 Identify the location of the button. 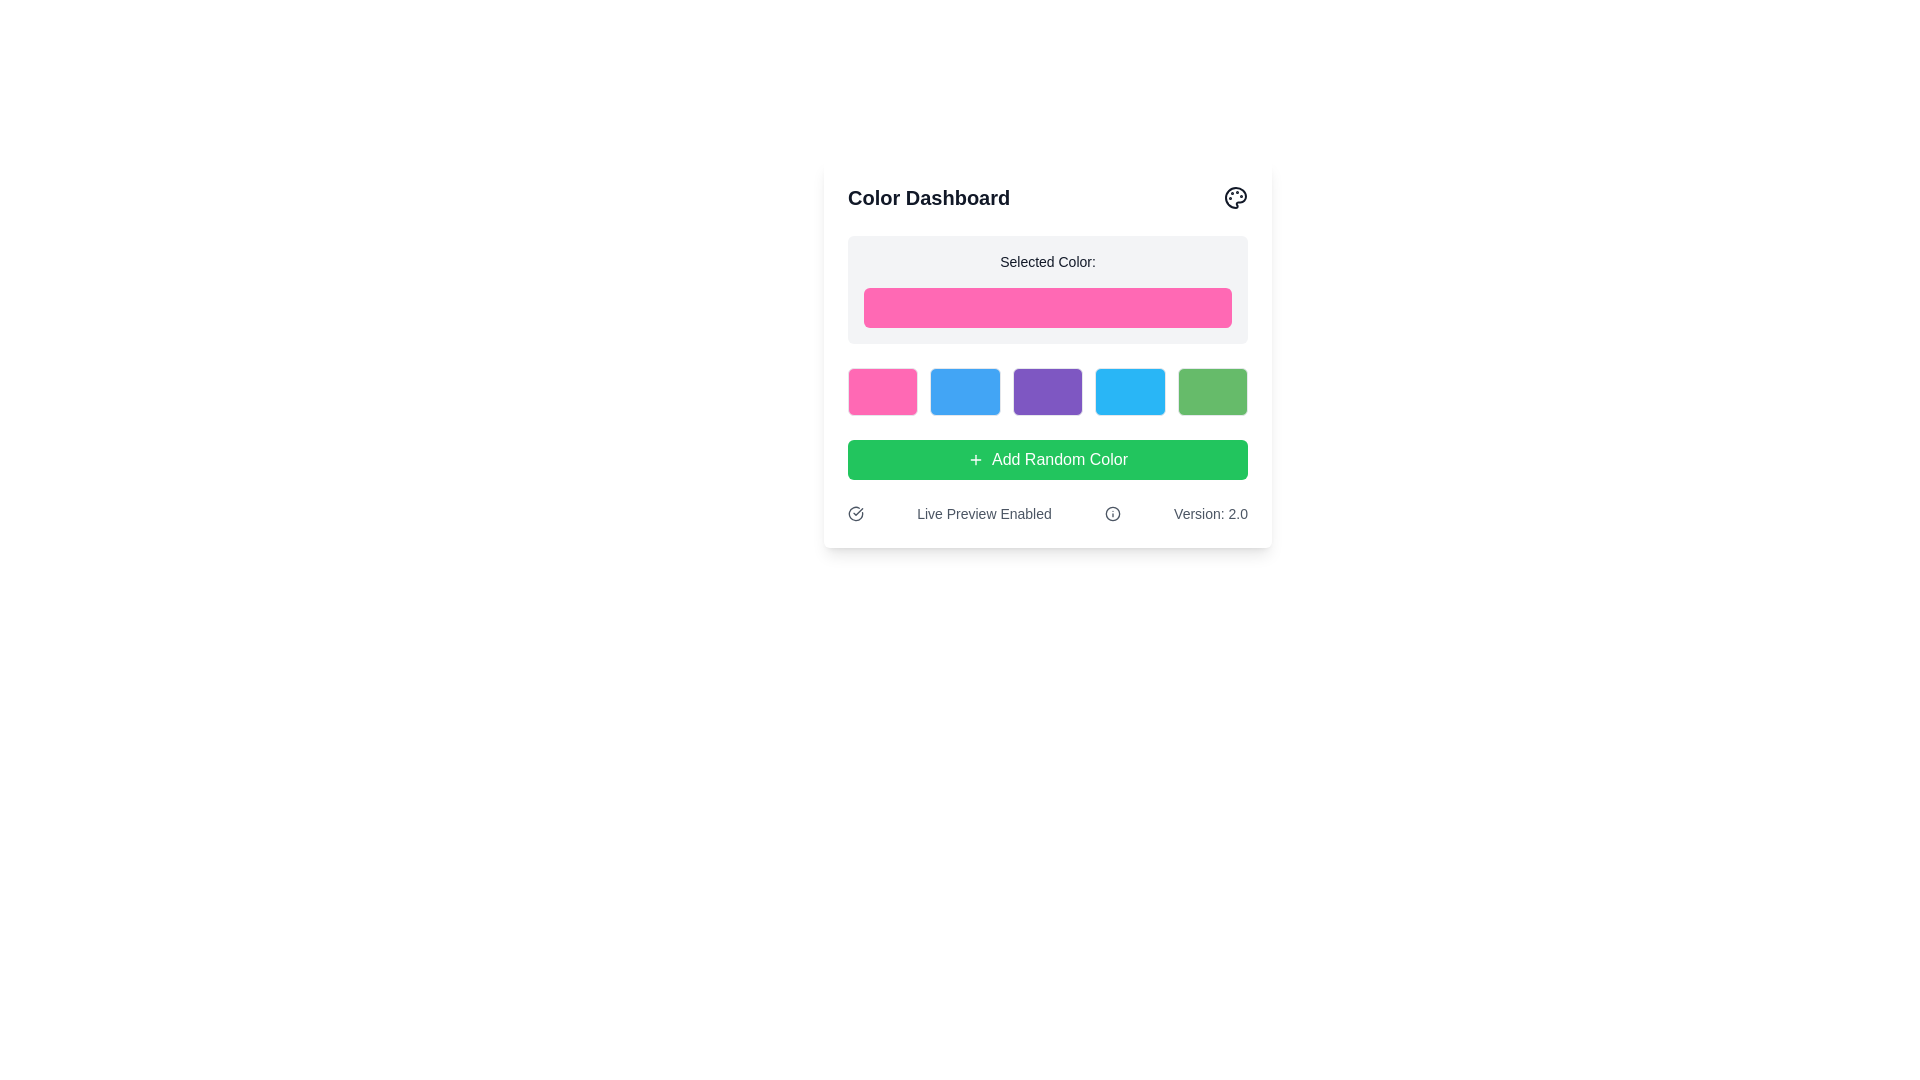
(1046, 459).